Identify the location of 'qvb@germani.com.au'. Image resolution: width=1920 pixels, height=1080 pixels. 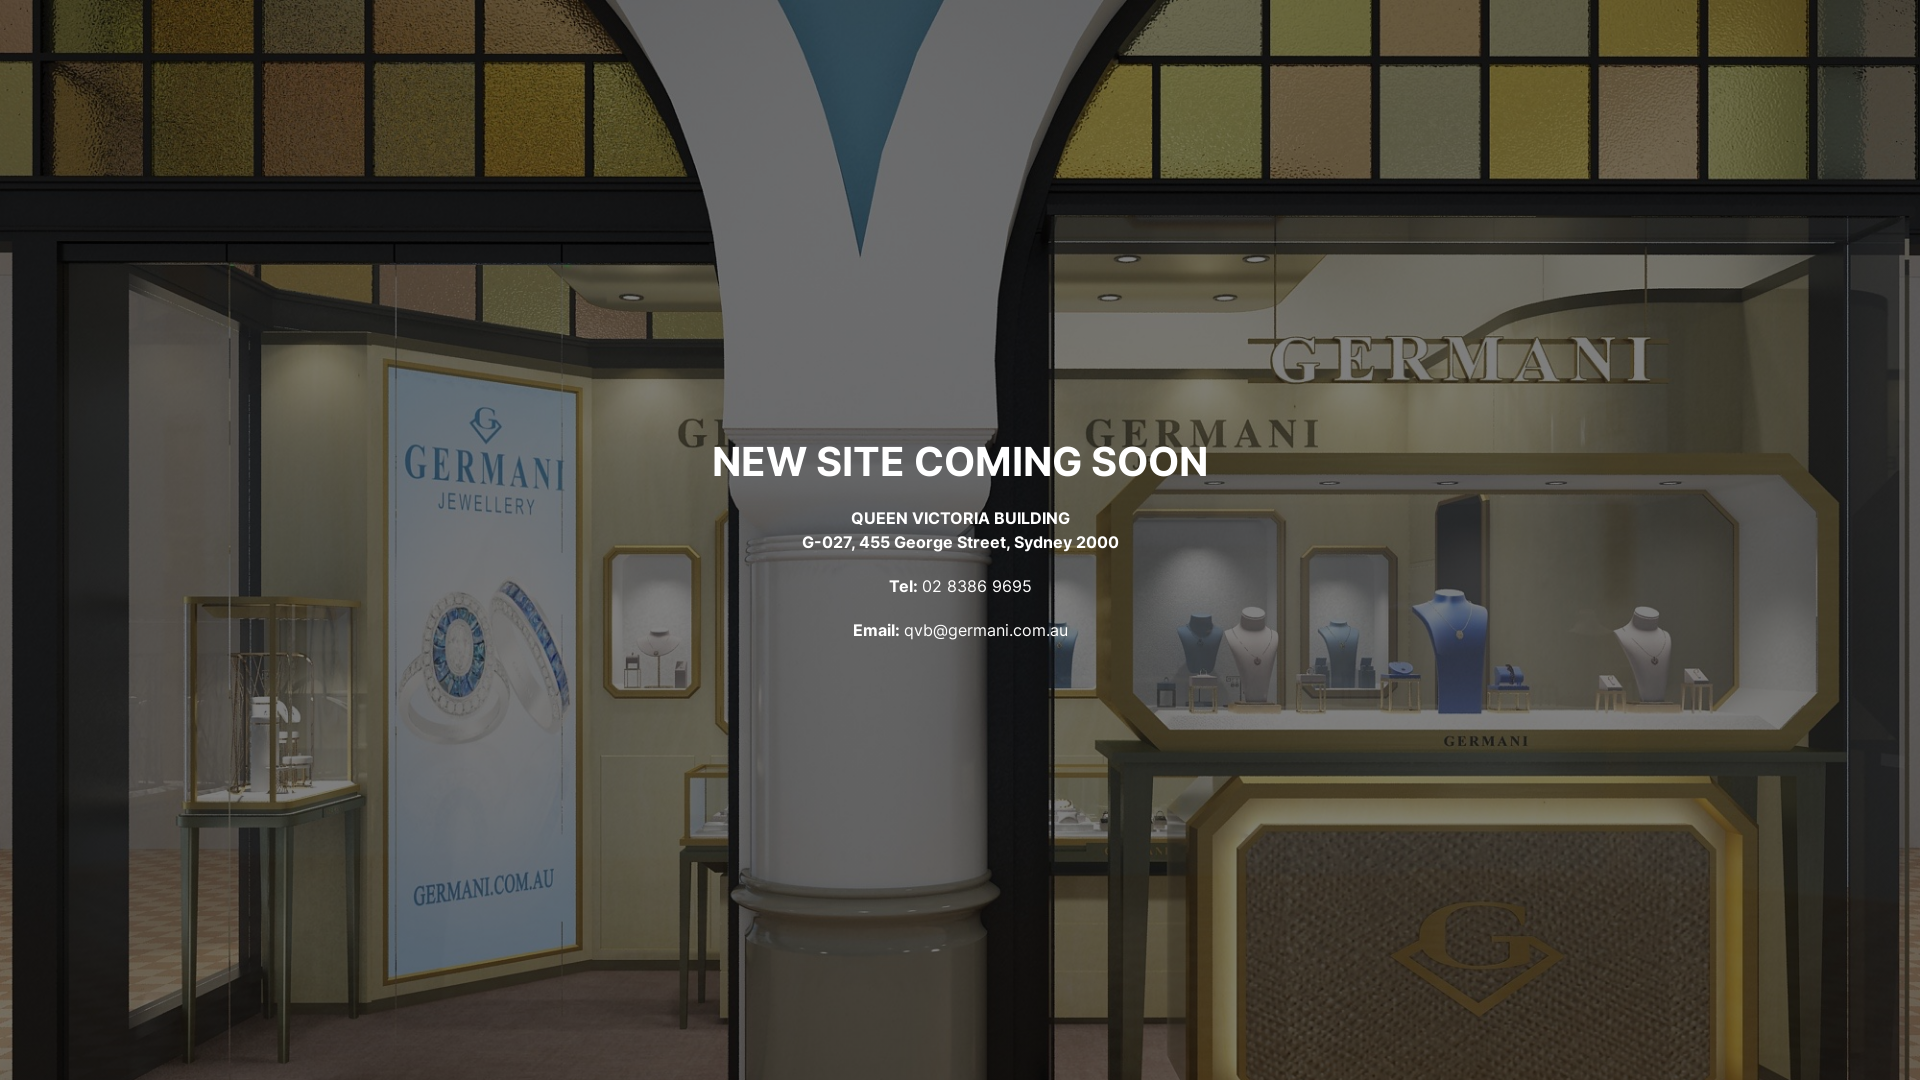
(985, 628).